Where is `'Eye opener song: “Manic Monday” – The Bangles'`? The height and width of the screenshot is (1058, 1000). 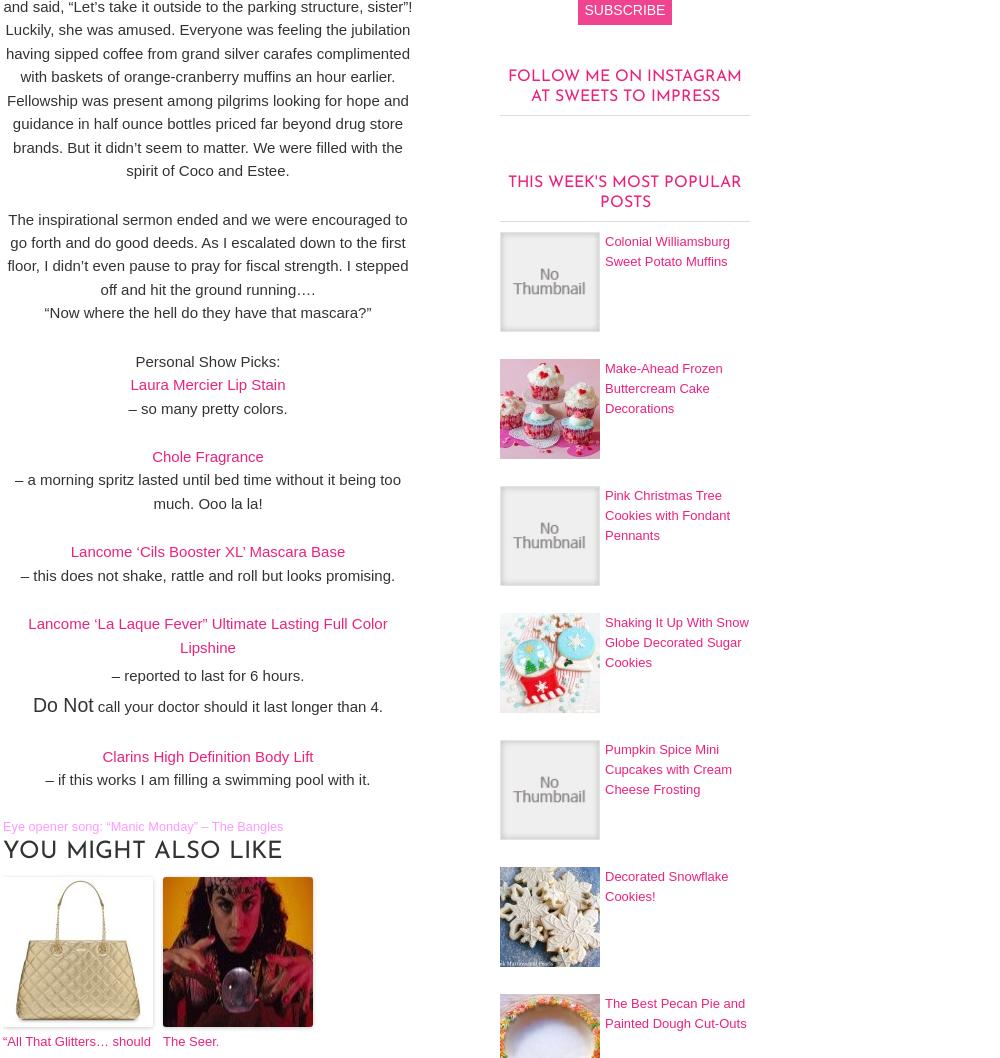
'Eye opener song: “Manic Monday” – The Bangles' is located at coordinates (143, 824).